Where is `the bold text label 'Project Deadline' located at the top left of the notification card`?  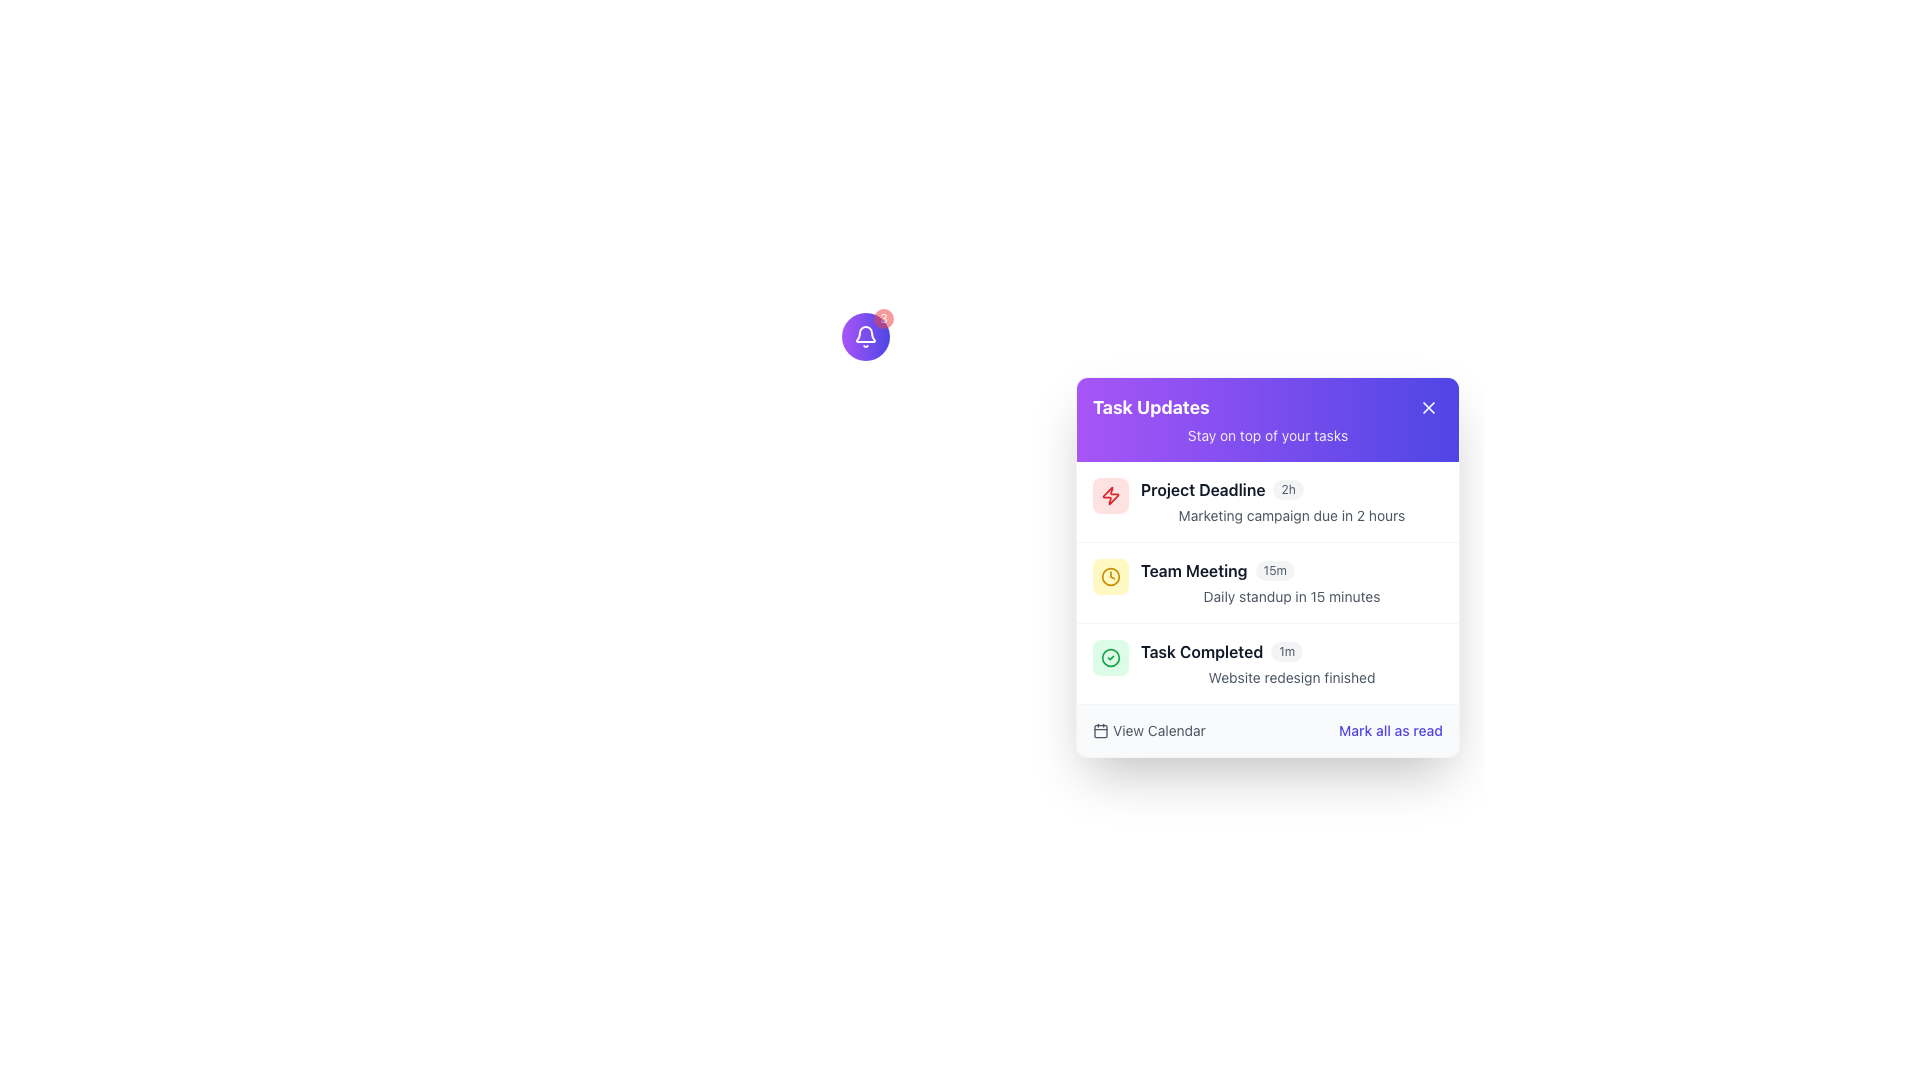 the bold text label 'Project Deadline' located at the top left of the notification card is located at coordinates (1202, 489).